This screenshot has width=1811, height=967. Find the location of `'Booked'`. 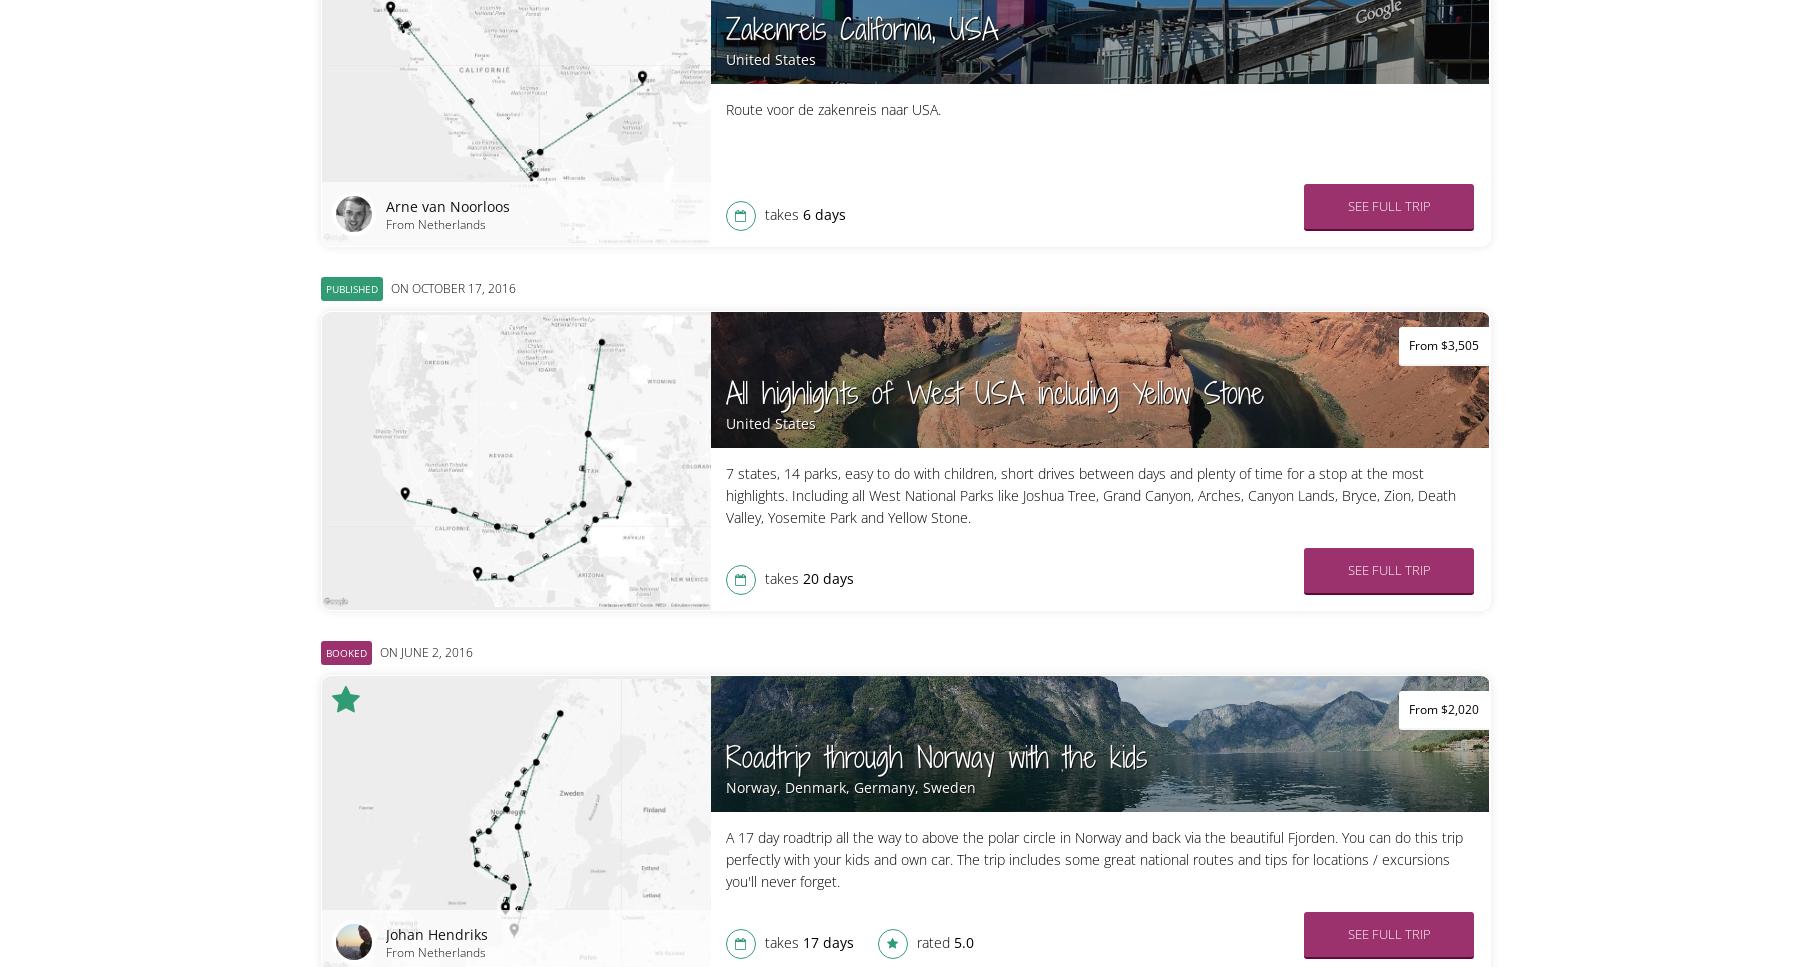

'Booked' is located at coordinates (344, 652).